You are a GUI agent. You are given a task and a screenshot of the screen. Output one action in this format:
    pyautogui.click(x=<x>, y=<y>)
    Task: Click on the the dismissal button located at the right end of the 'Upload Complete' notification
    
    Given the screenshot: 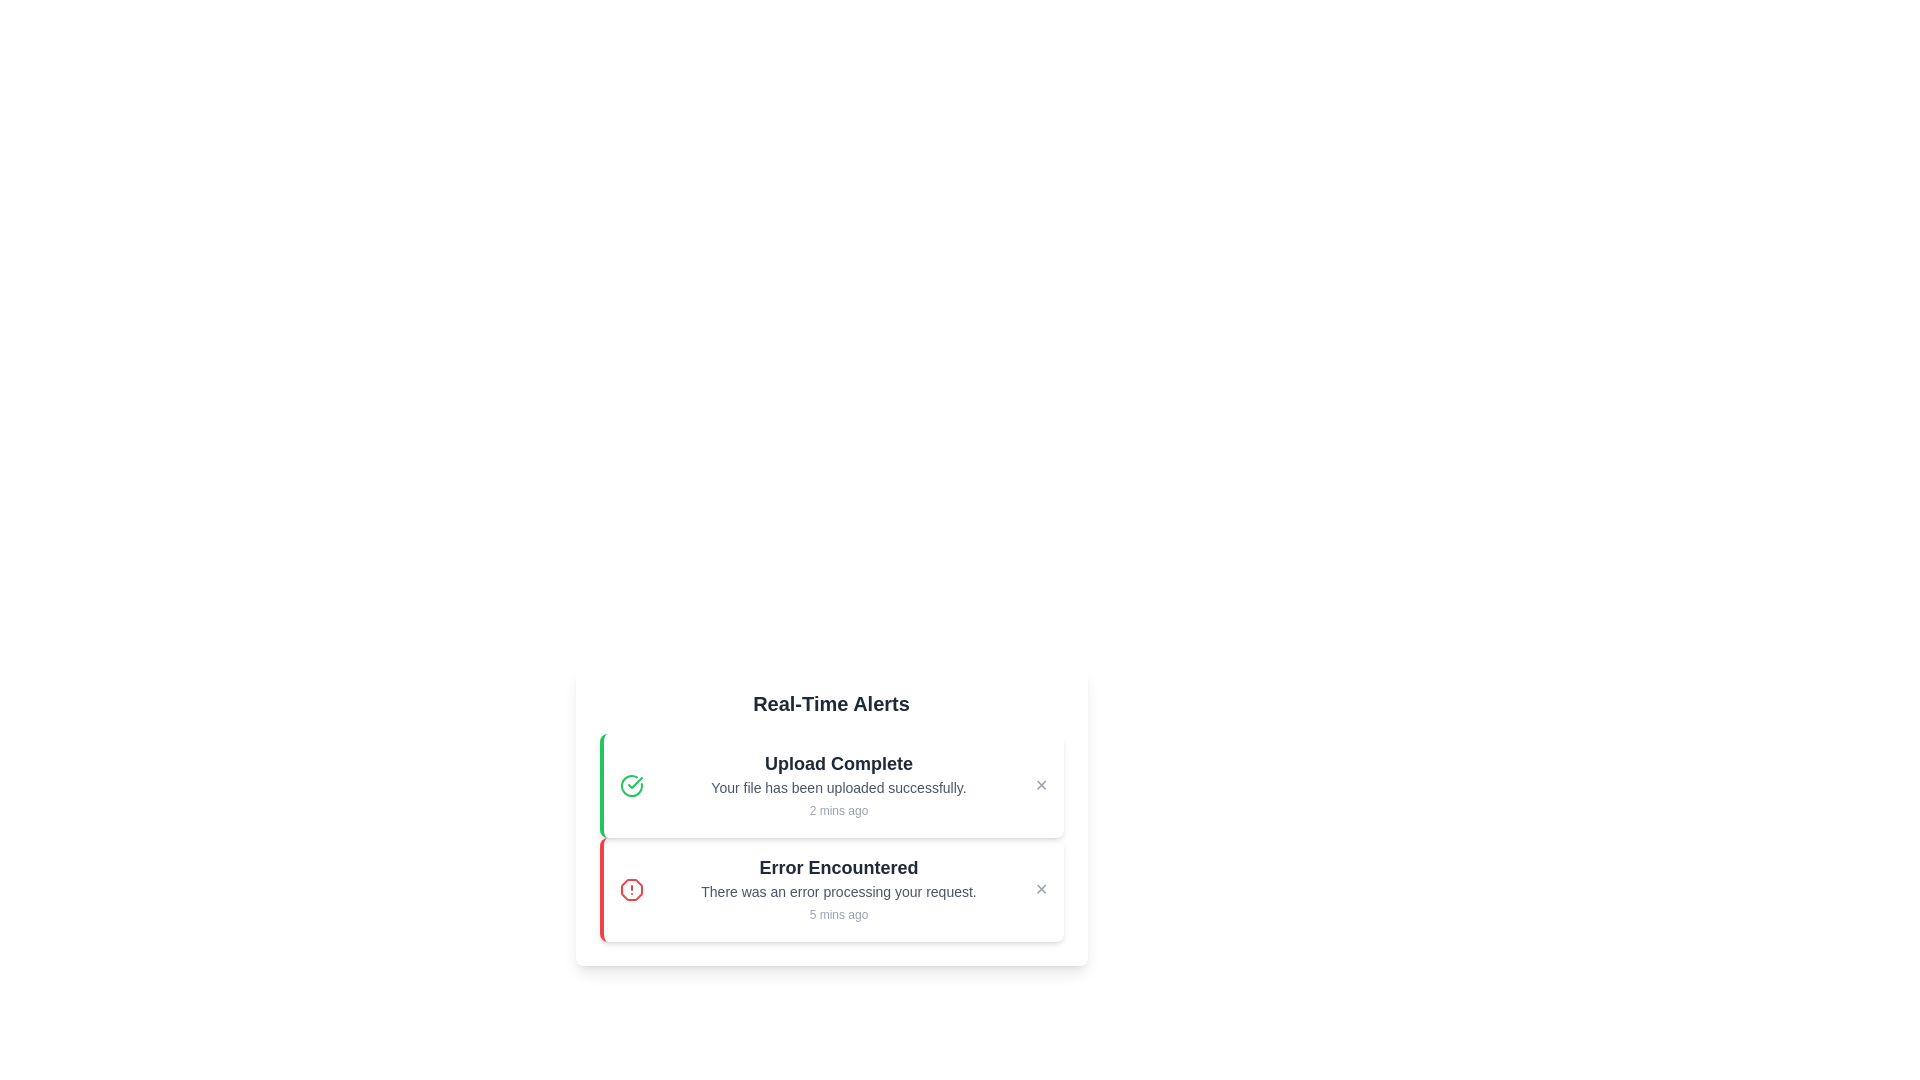 What is the action you would take?
    pyautogui.click(x=1040, y=785)
    